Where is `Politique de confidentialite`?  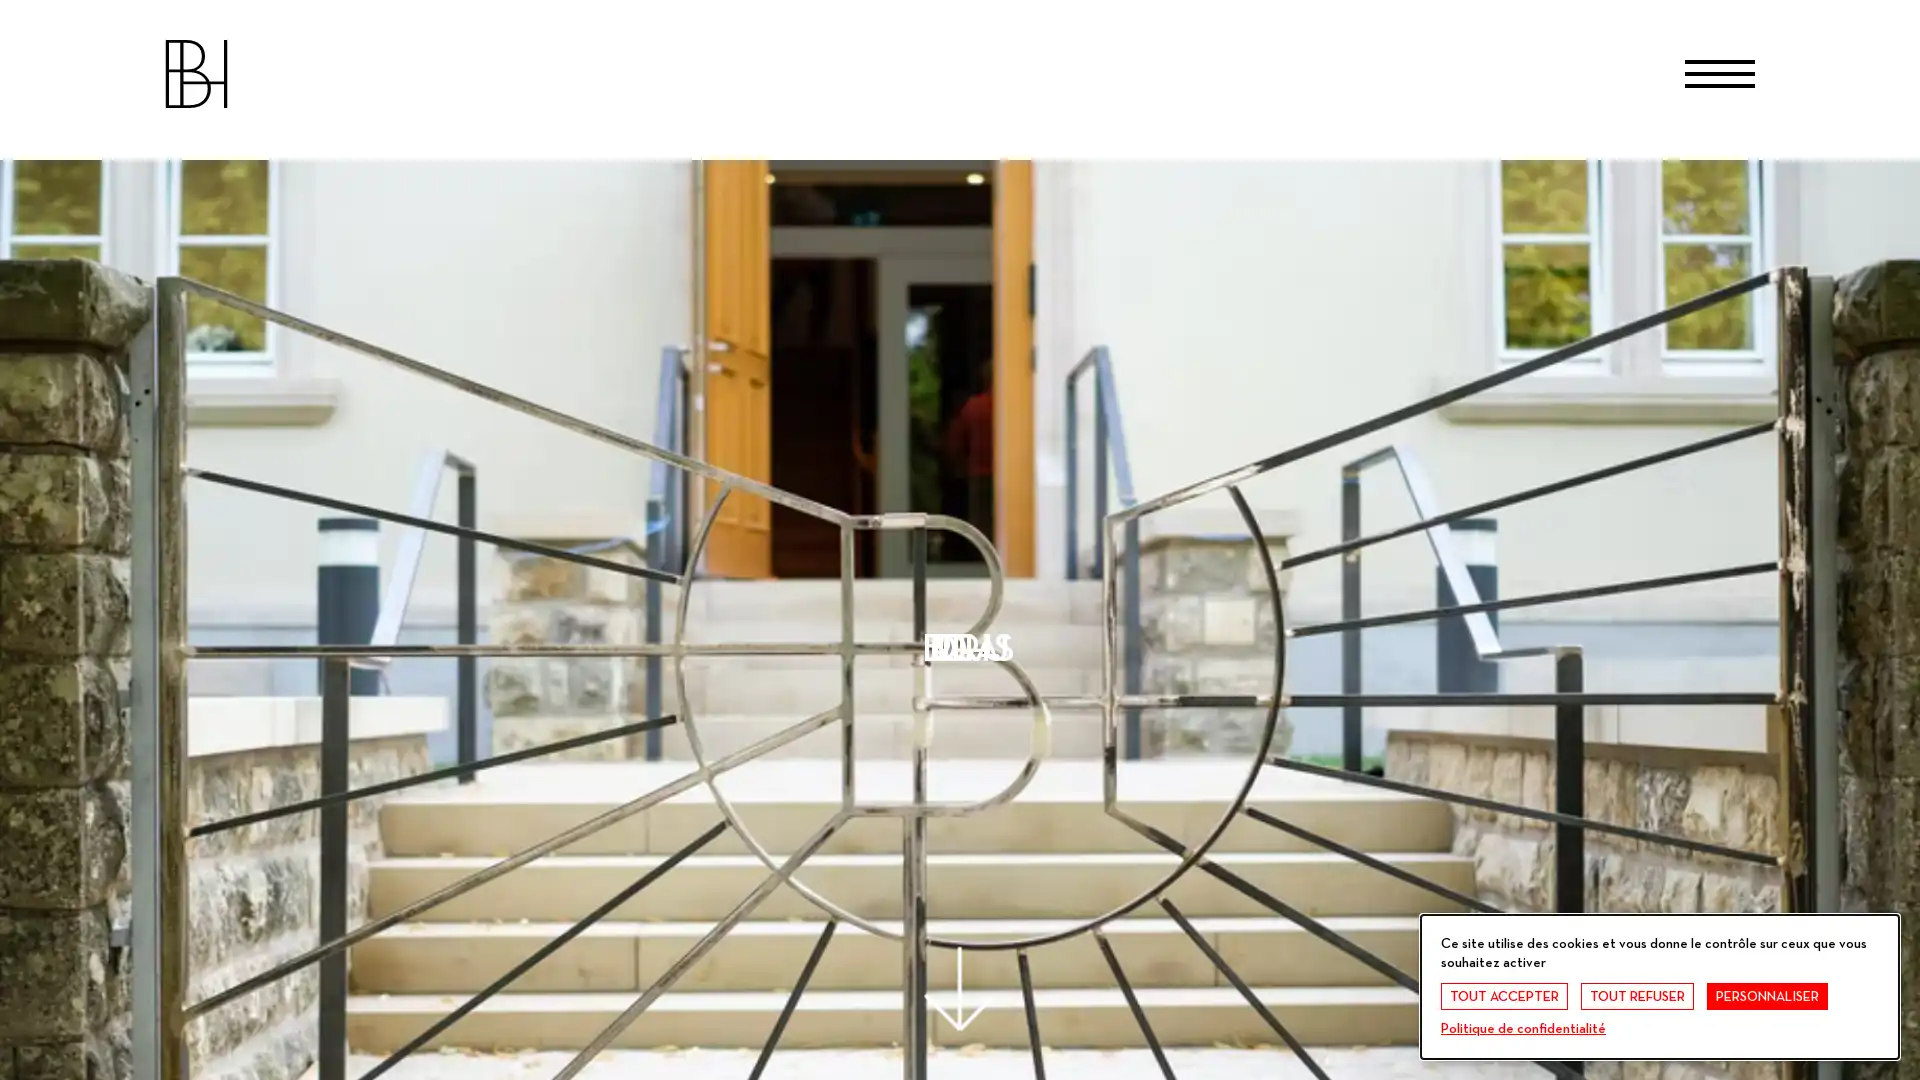
Politique de confidentialite is located at coordinates (1522, 1029).